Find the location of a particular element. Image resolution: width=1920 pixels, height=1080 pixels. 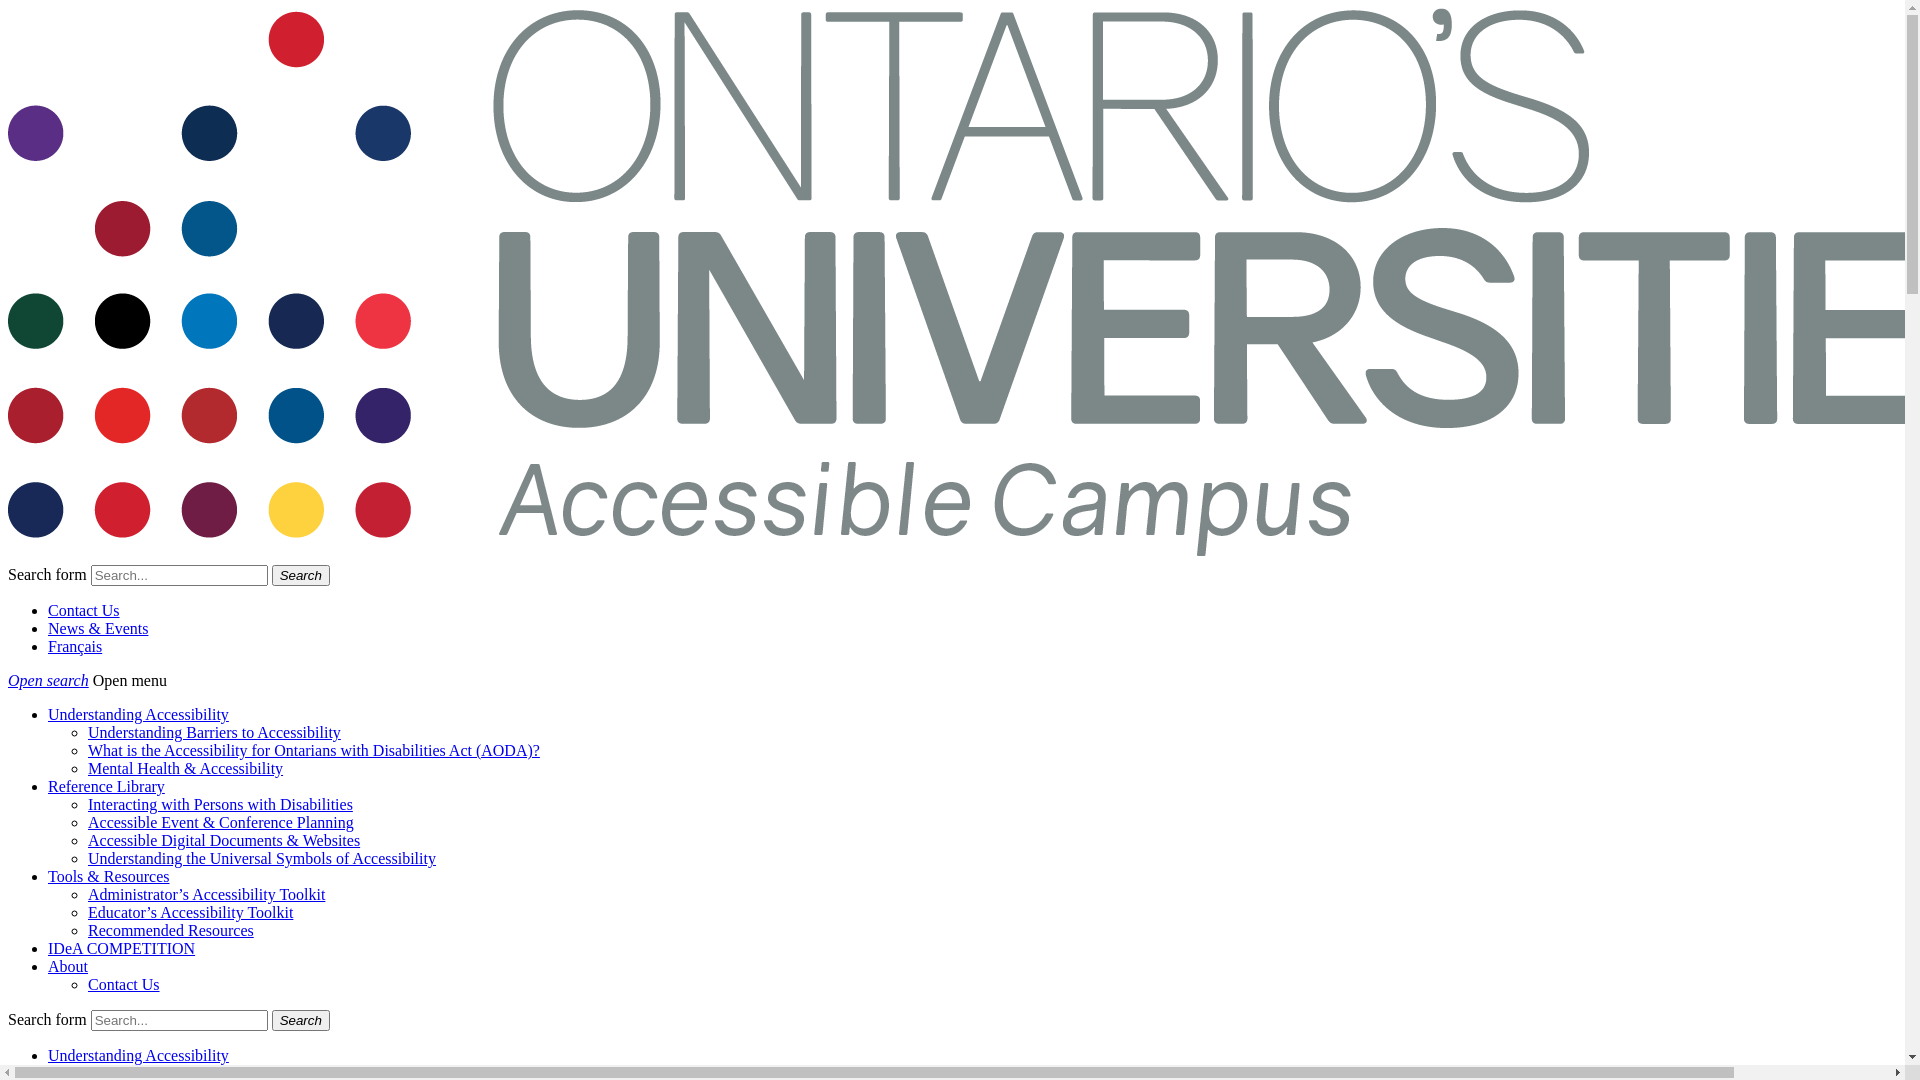

'Understanding the Universal Symbols of Accessibility' is located at coordinates (261, 857).